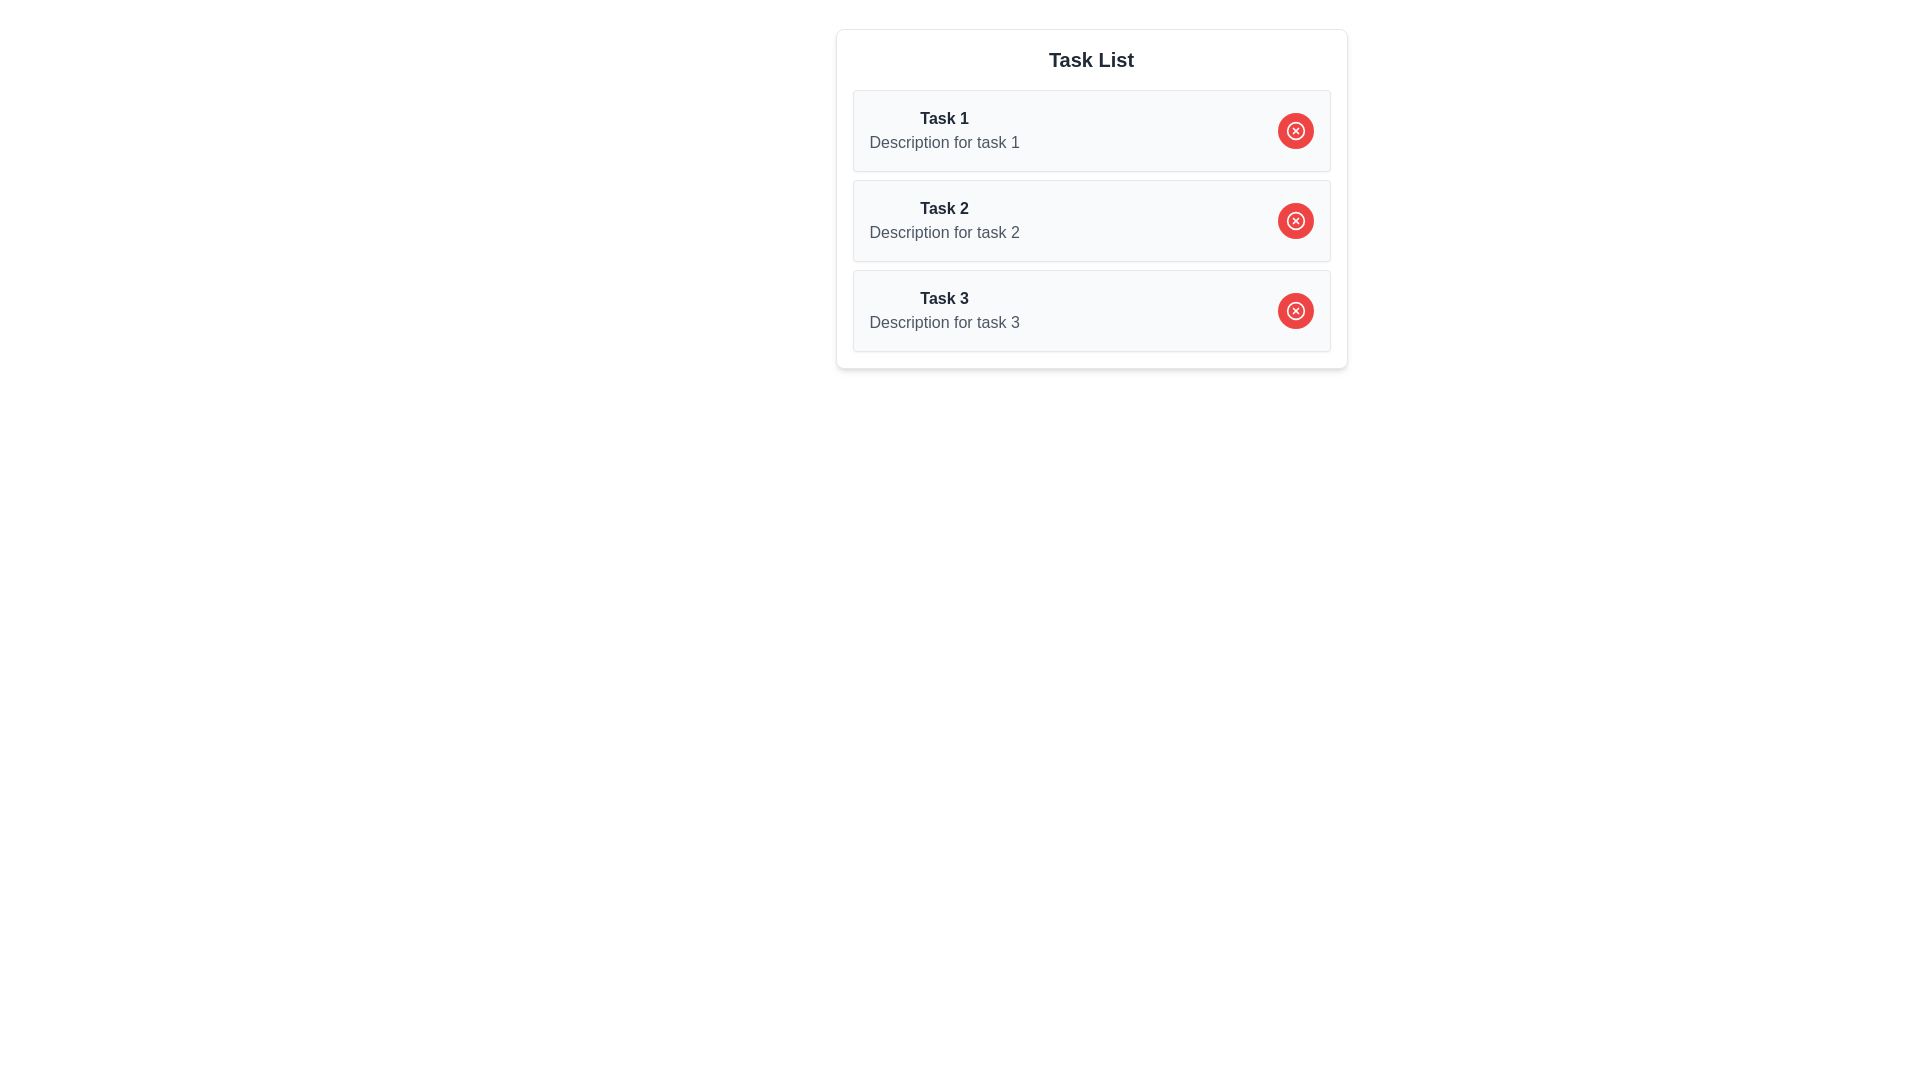  Describe the element at coordinates (1090, 311) in the screenshot. I see `title and description of the 'Task 3' card, which is the last card in a vertical list of tasks` at that location.